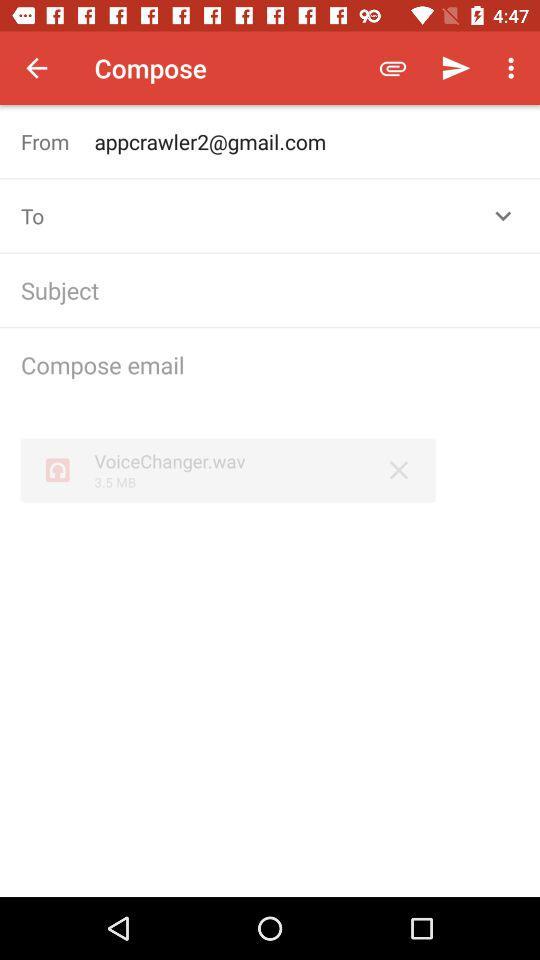 Image resolution: width=540 pixels, height=960 pixels. I want to click on item above appcrawler2@gmail.com, so click(455, 68).